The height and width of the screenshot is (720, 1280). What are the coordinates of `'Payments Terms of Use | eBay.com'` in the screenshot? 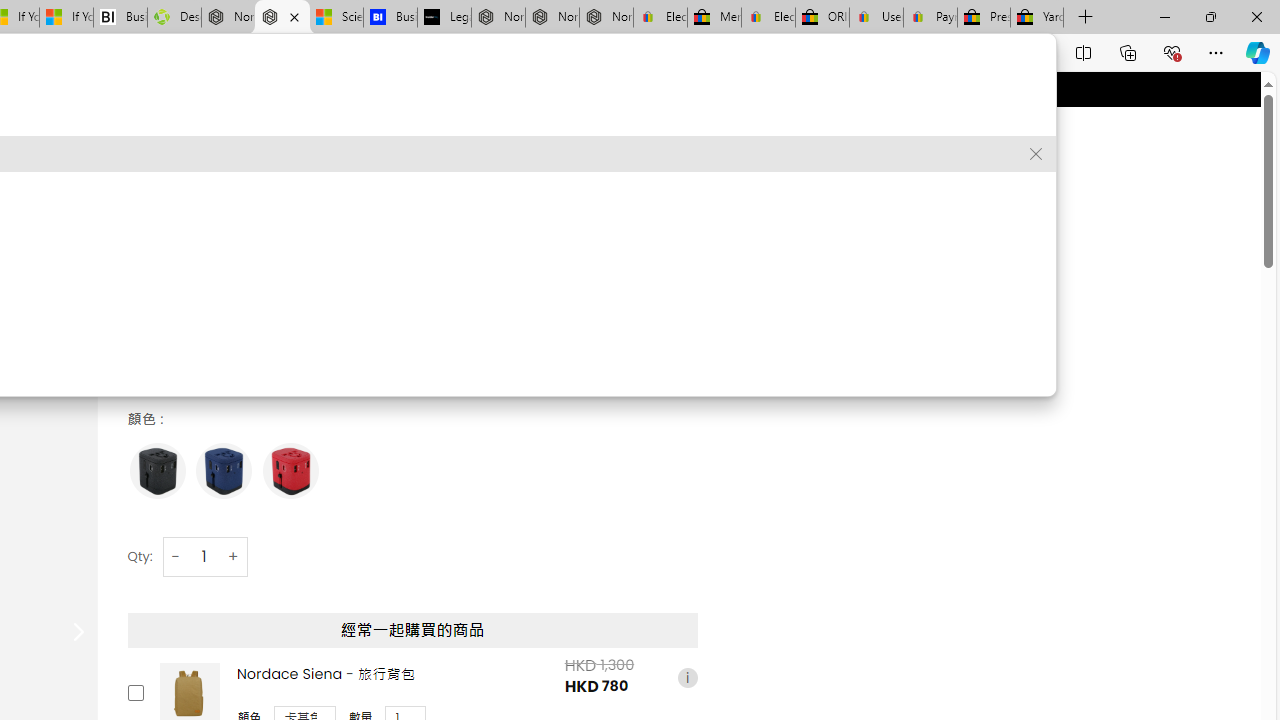 It's located at (929, 17).